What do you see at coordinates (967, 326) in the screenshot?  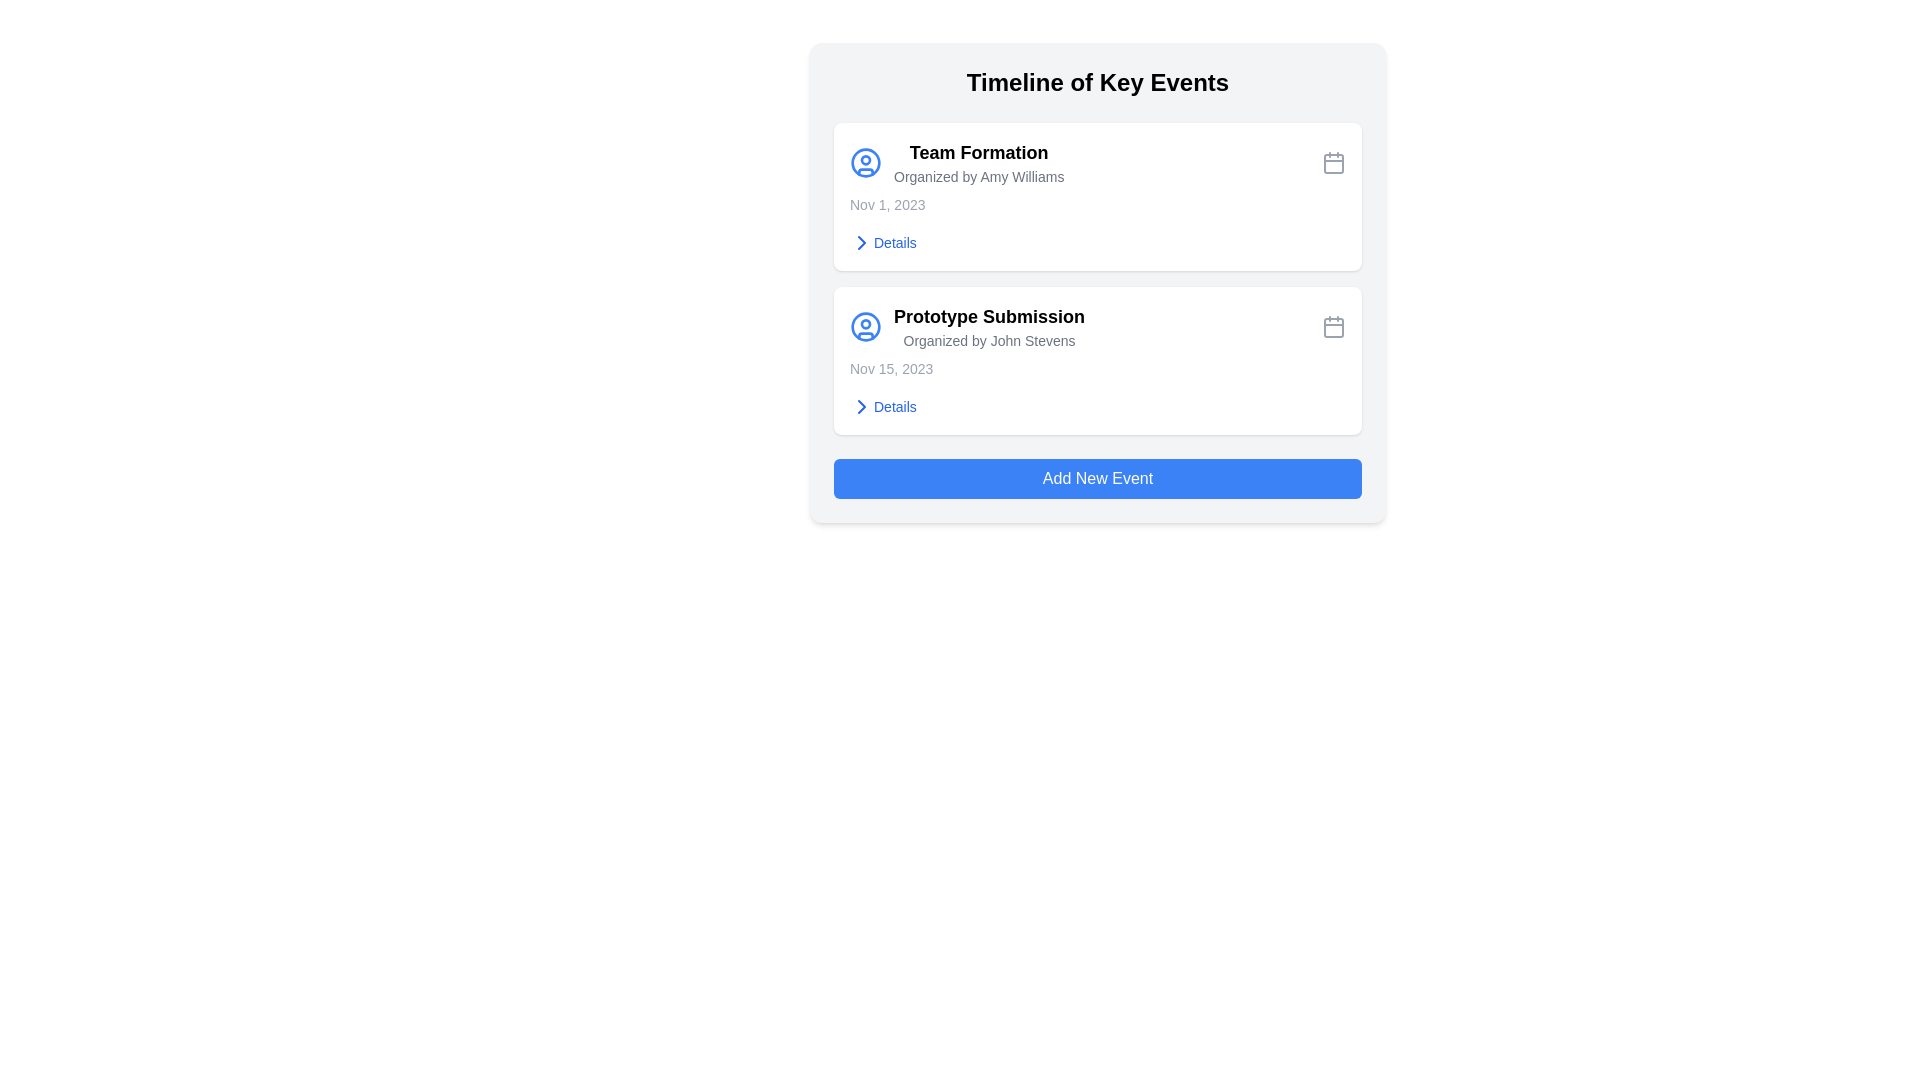 I see `the 'Prototype Submission' text with icon, which features bold text and an organizer detail below it, located in the second box of the timeline component` at bounding box center [967, 326].